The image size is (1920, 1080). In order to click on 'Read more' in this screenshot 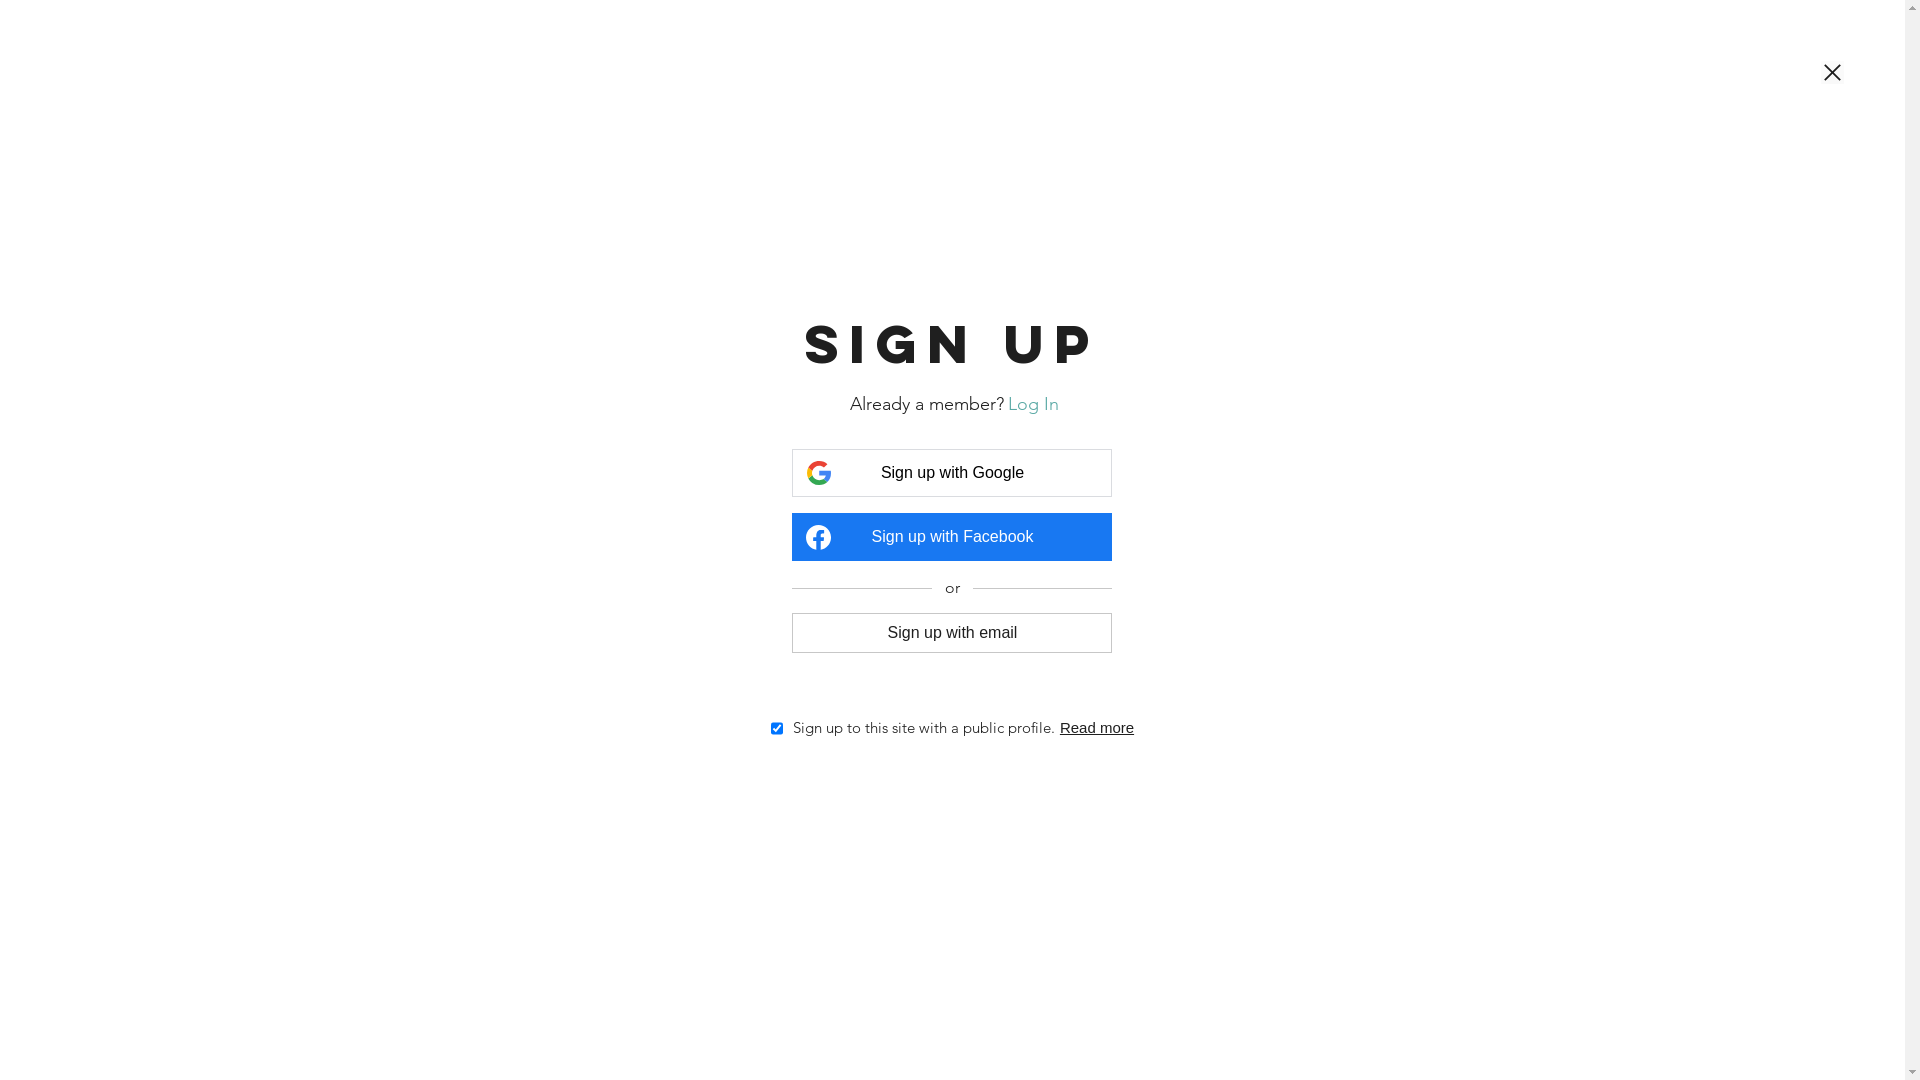, I will do `click(1096, 727)`.